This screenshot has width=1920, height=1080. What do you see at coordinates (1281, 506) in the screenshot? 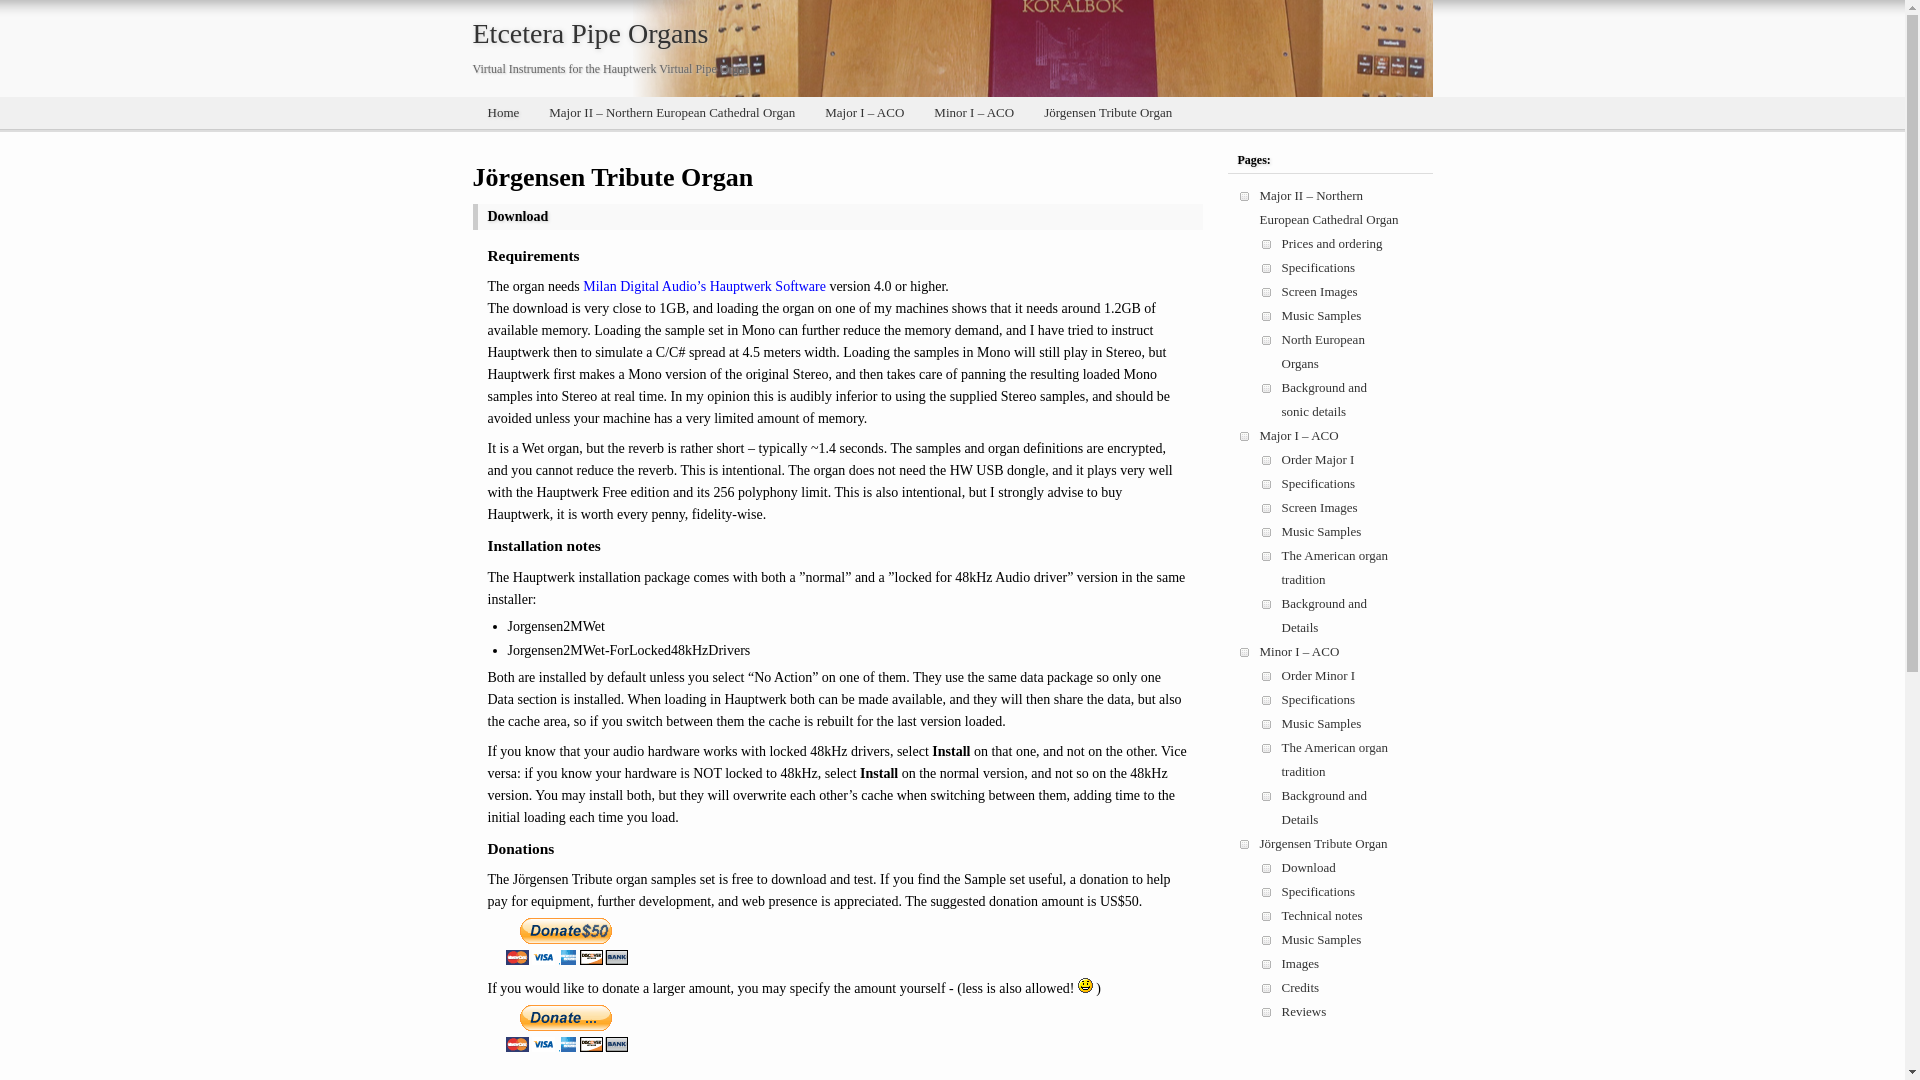
I see `'Screen Images'` at bounding box center [1281, 506].